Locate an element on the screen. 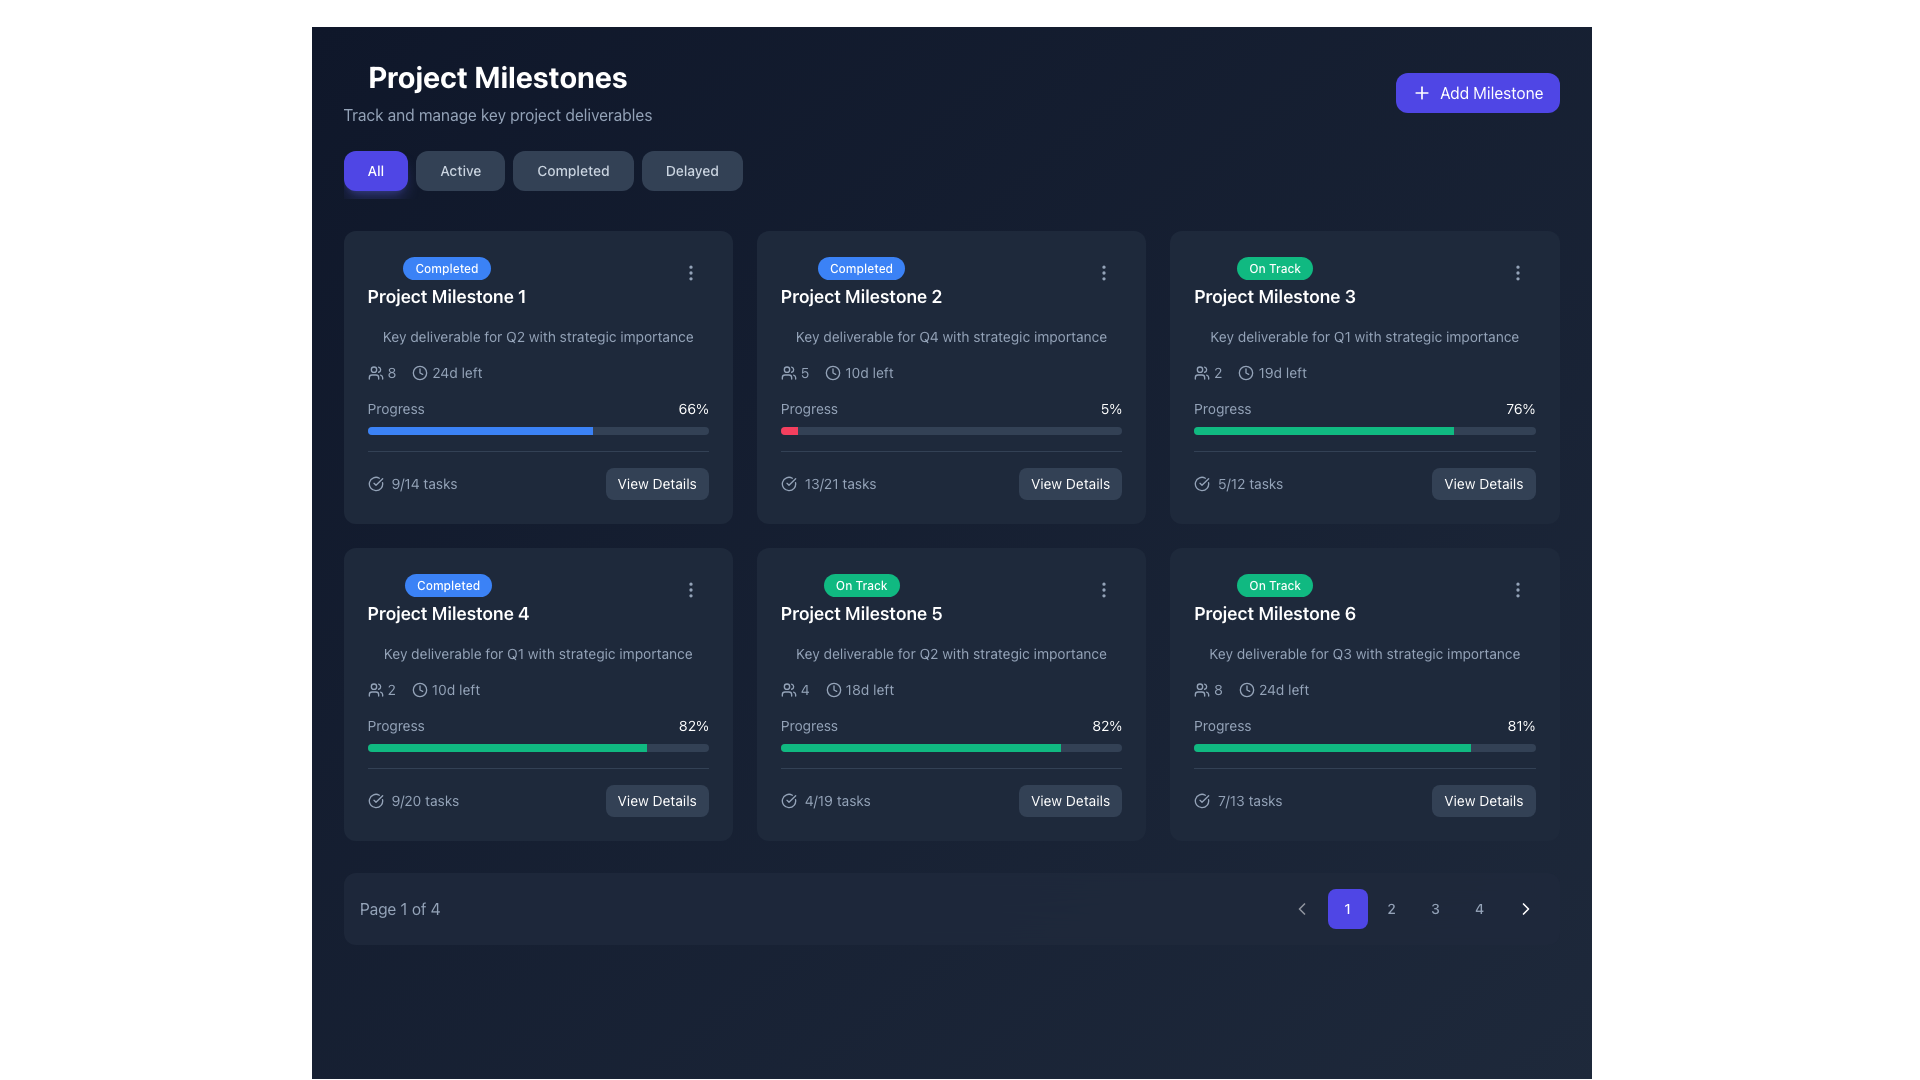  the text element displaying '66%' located in the top-right corner of the 'Progress' bar section of the first milestone card ('Project Milestone 1') is located at coordinates (693, 407).